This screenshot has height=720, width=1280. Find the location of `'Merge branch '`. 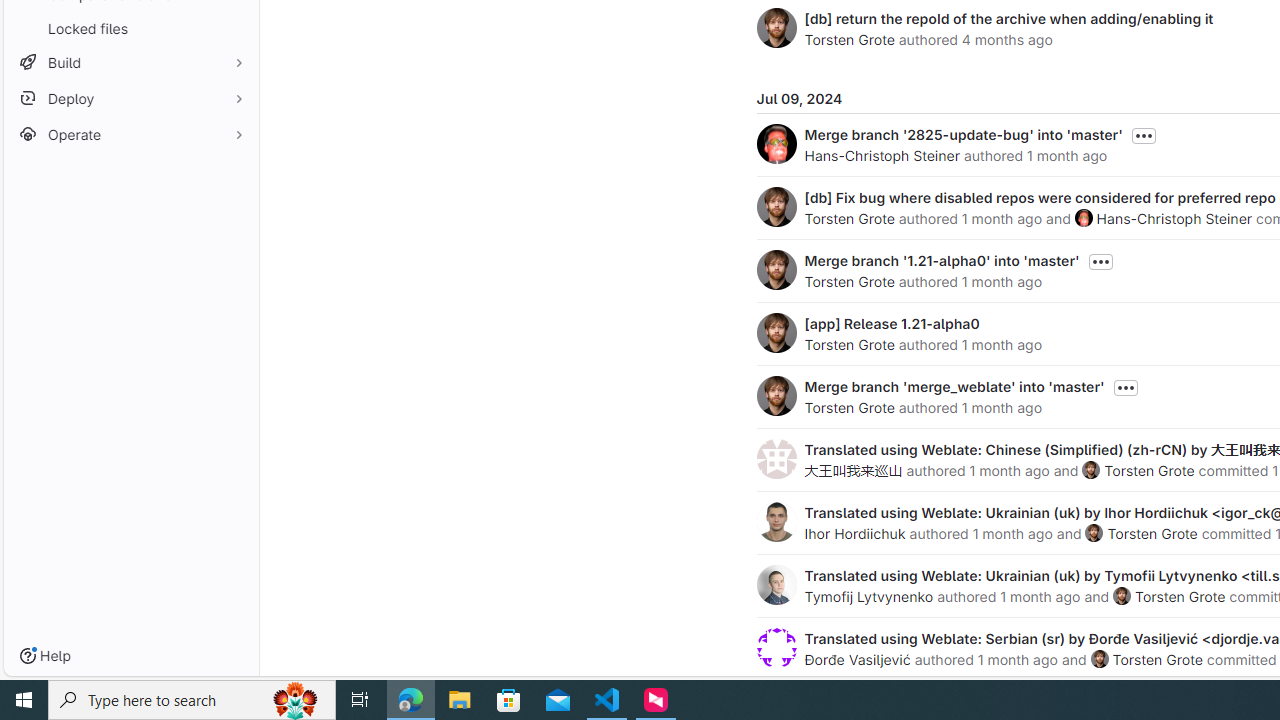

'Merge branch ' is located at coordinates (963, 134).